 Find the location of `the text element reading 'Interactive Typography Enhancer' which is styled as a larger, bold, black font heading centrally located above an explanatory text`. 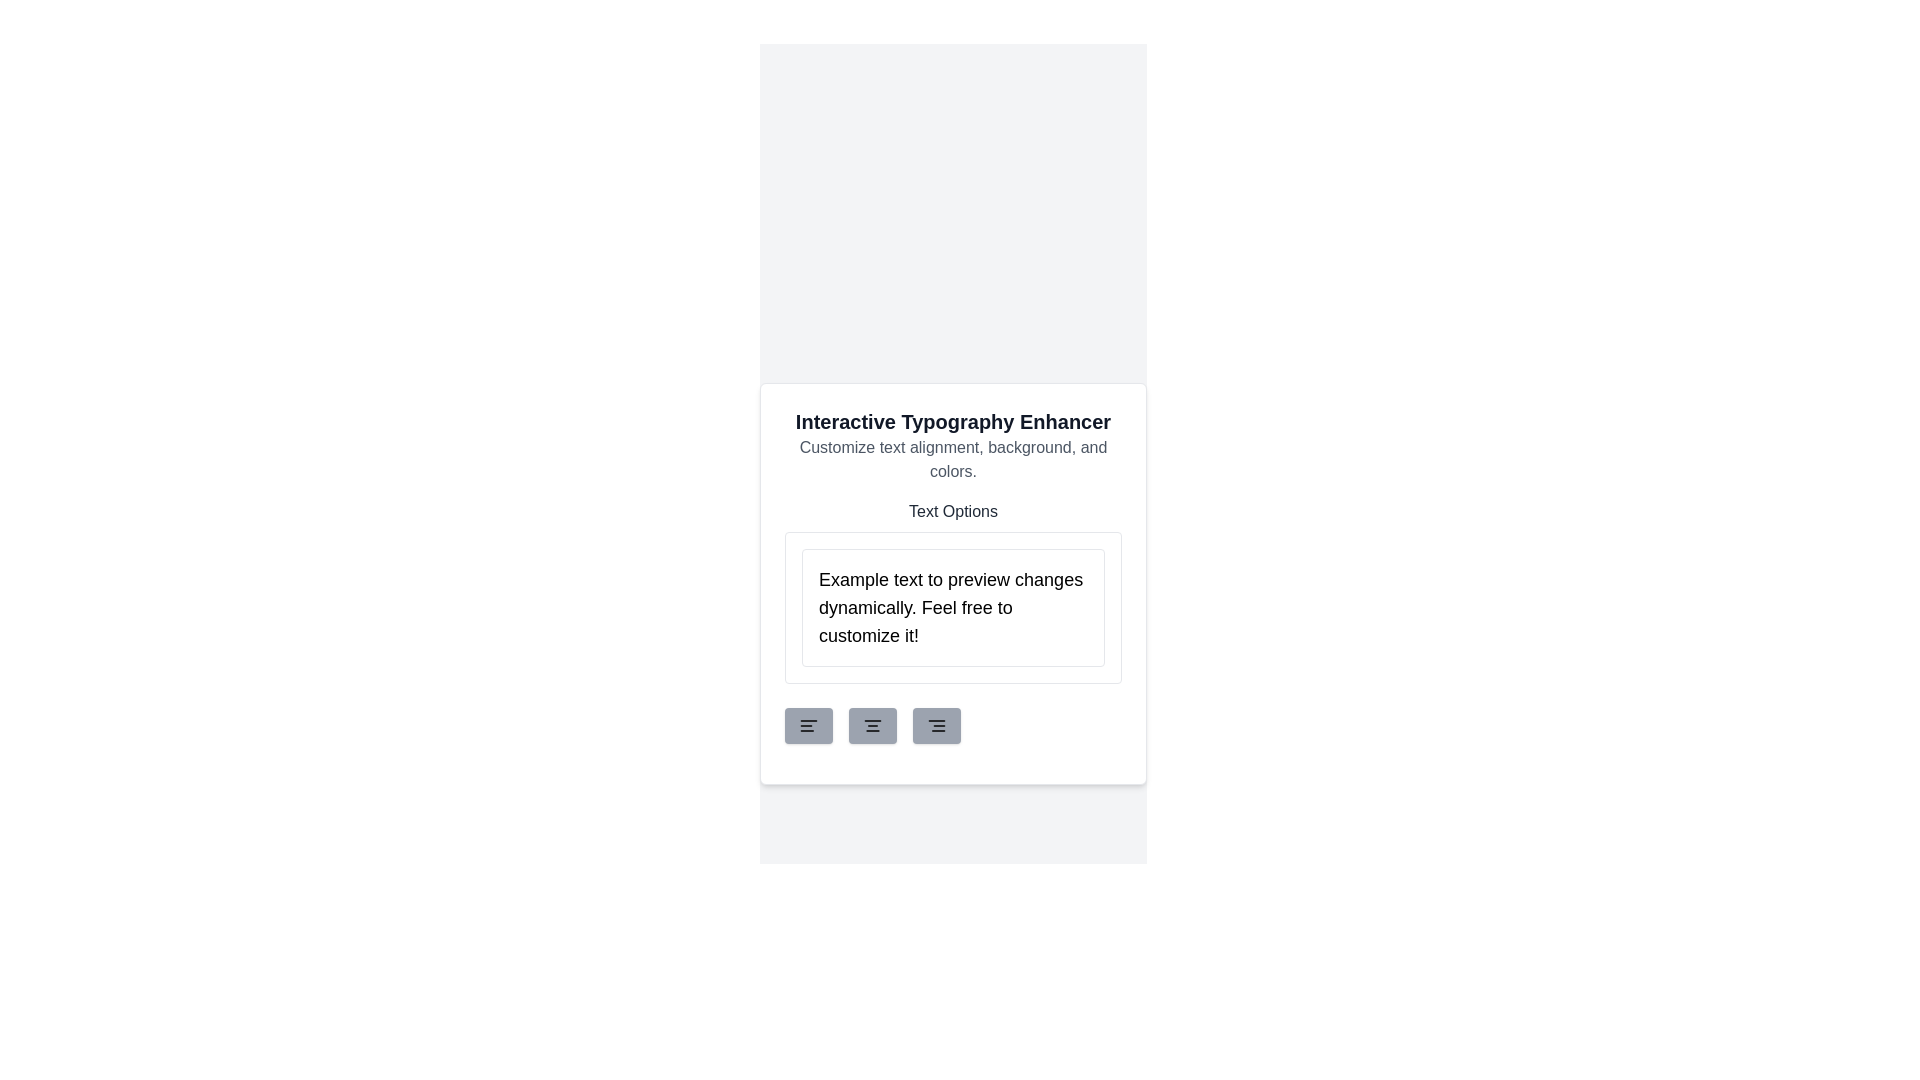

the text element reading 'Interactive Typography Enhancer' which is styled as a larger, bold, black font heading centrally located above an explanatory text is located at coordinates (952, 420).